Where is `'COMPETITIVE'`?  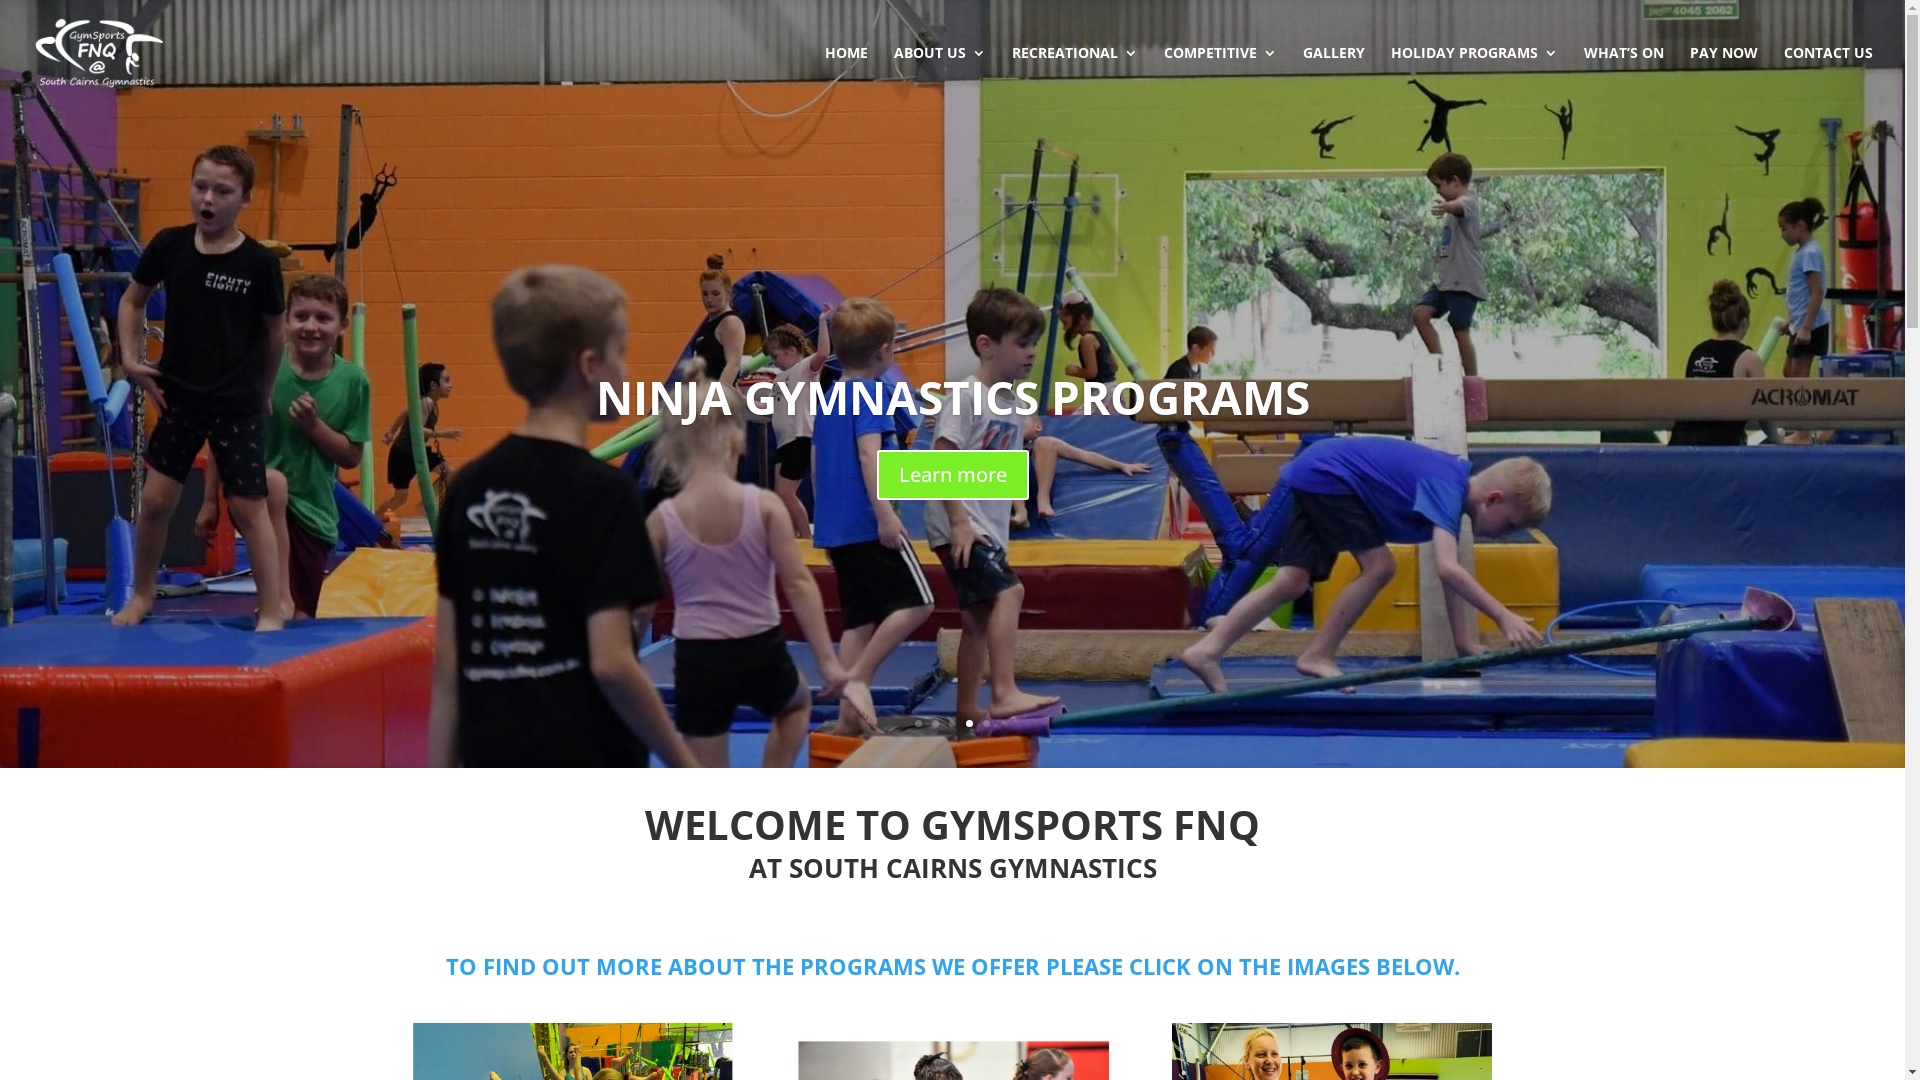 'COMPETITIVE' is located at coordinates (1163, 75).